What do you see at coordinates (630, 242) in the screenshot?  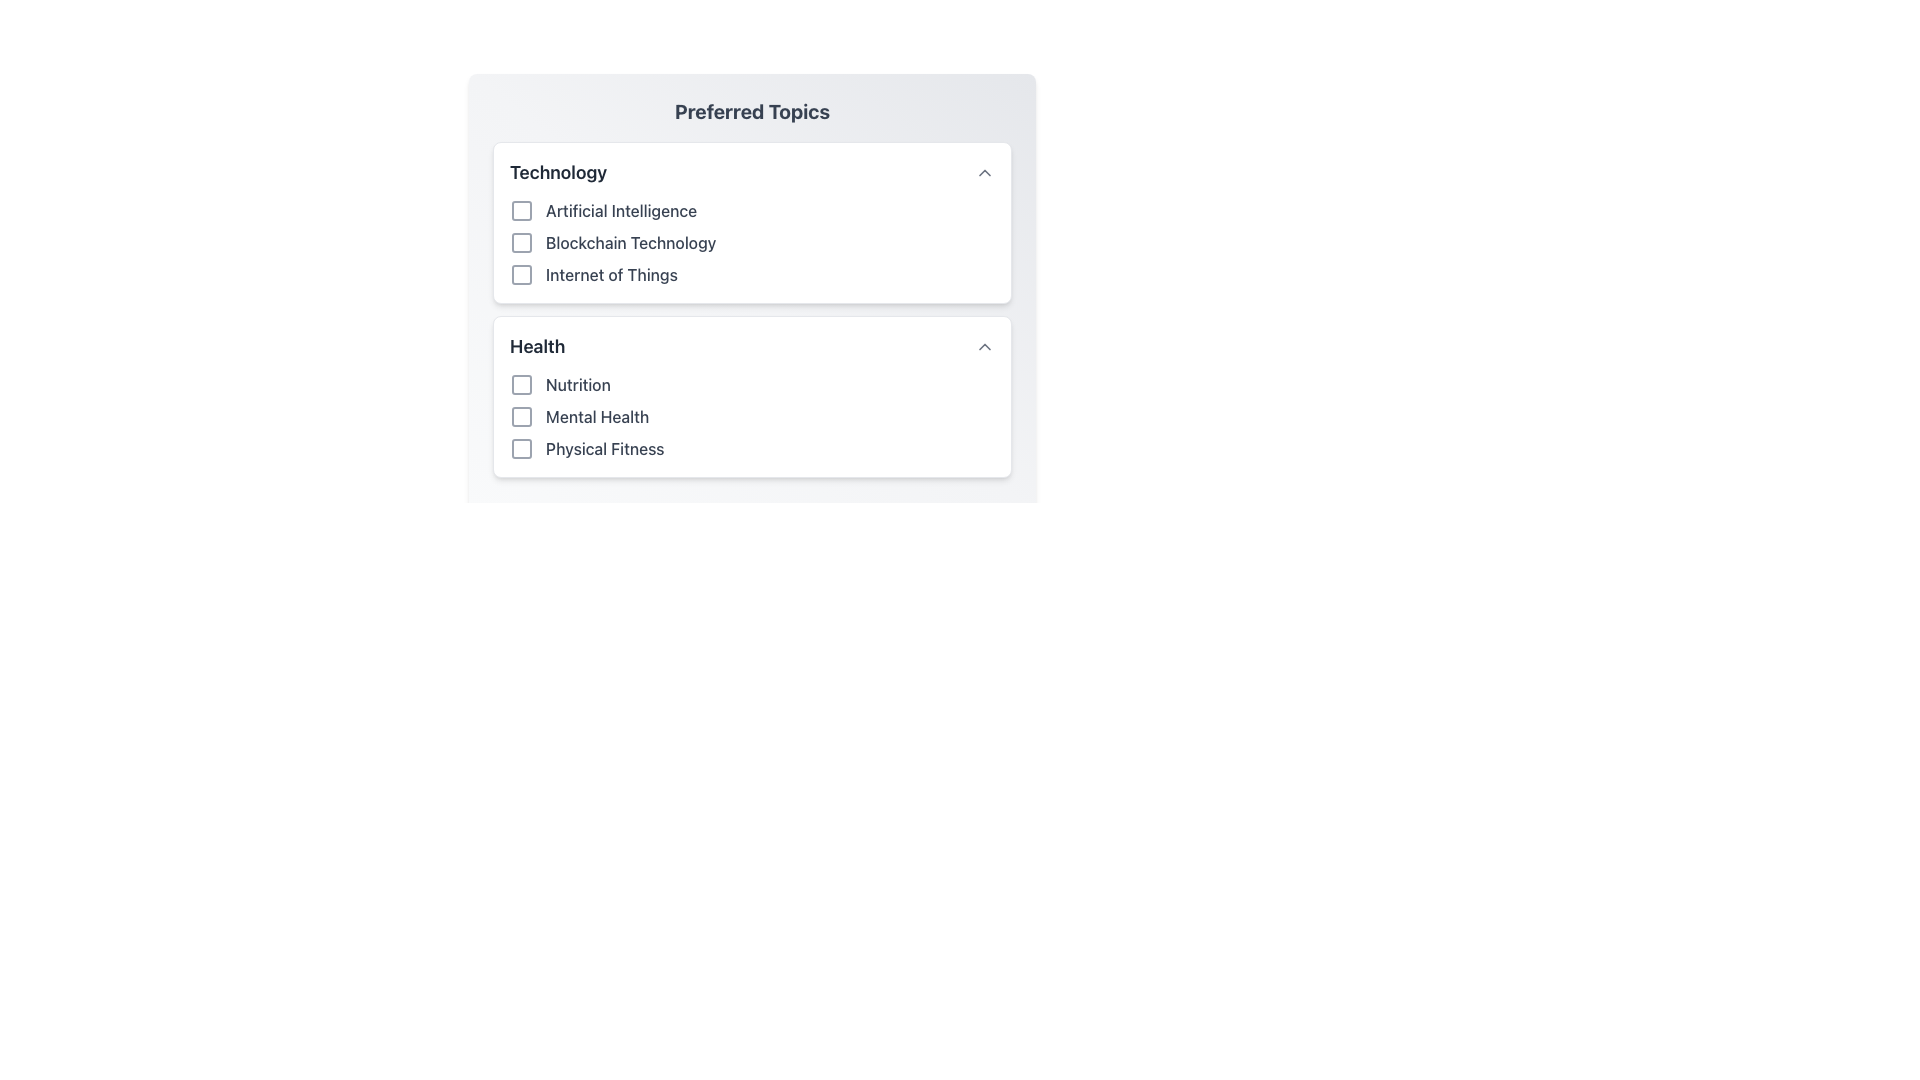 I see `the 'Technology' topic label in the 'Preferred Topics' interface, which is the second item after 'Artificial Intelligence' and before 'Internet of Things', located to the right of the adjacent checkbox` at bounding box center [630, 242].